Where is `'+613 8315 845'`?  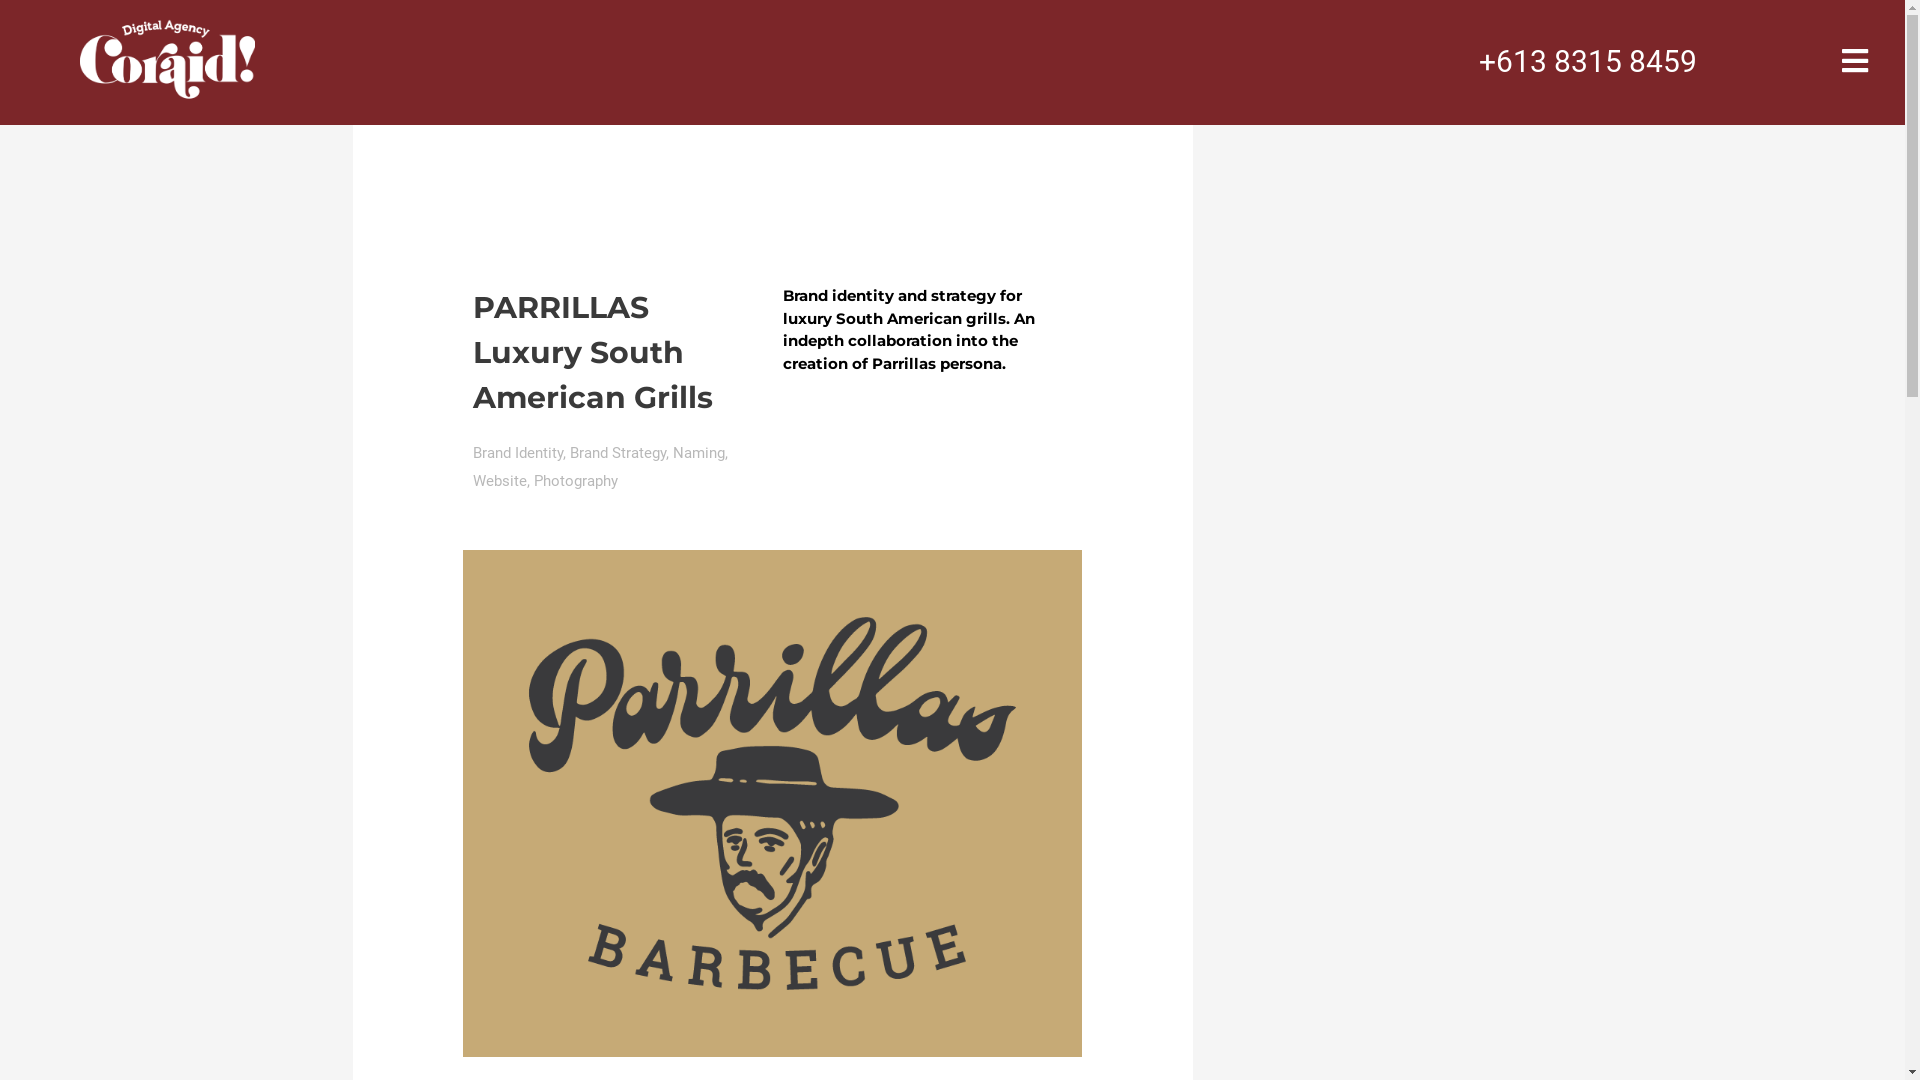
'+613 8315 845' is located at coordinates (1578, 60).